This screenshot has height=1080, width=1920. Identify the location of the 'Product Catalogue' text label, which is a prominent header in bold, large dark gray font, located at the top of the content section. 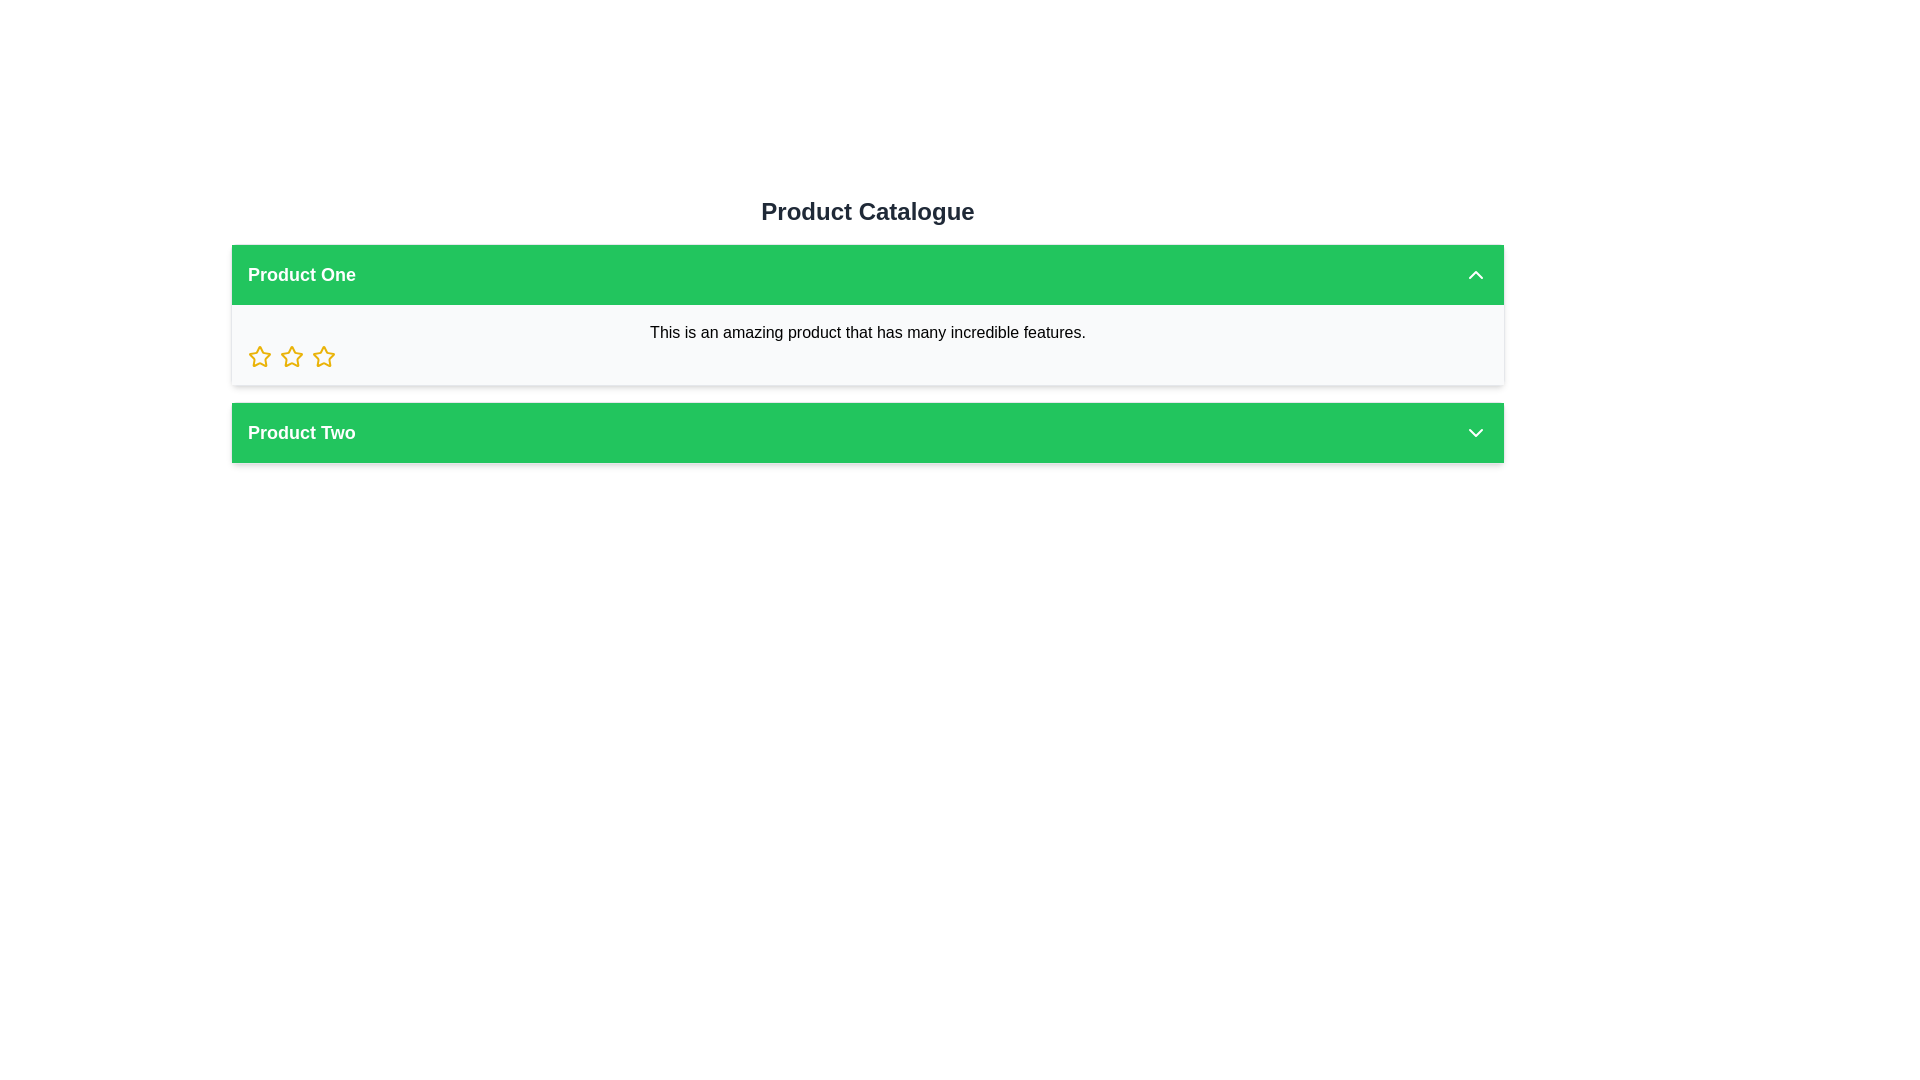
(868, 212).